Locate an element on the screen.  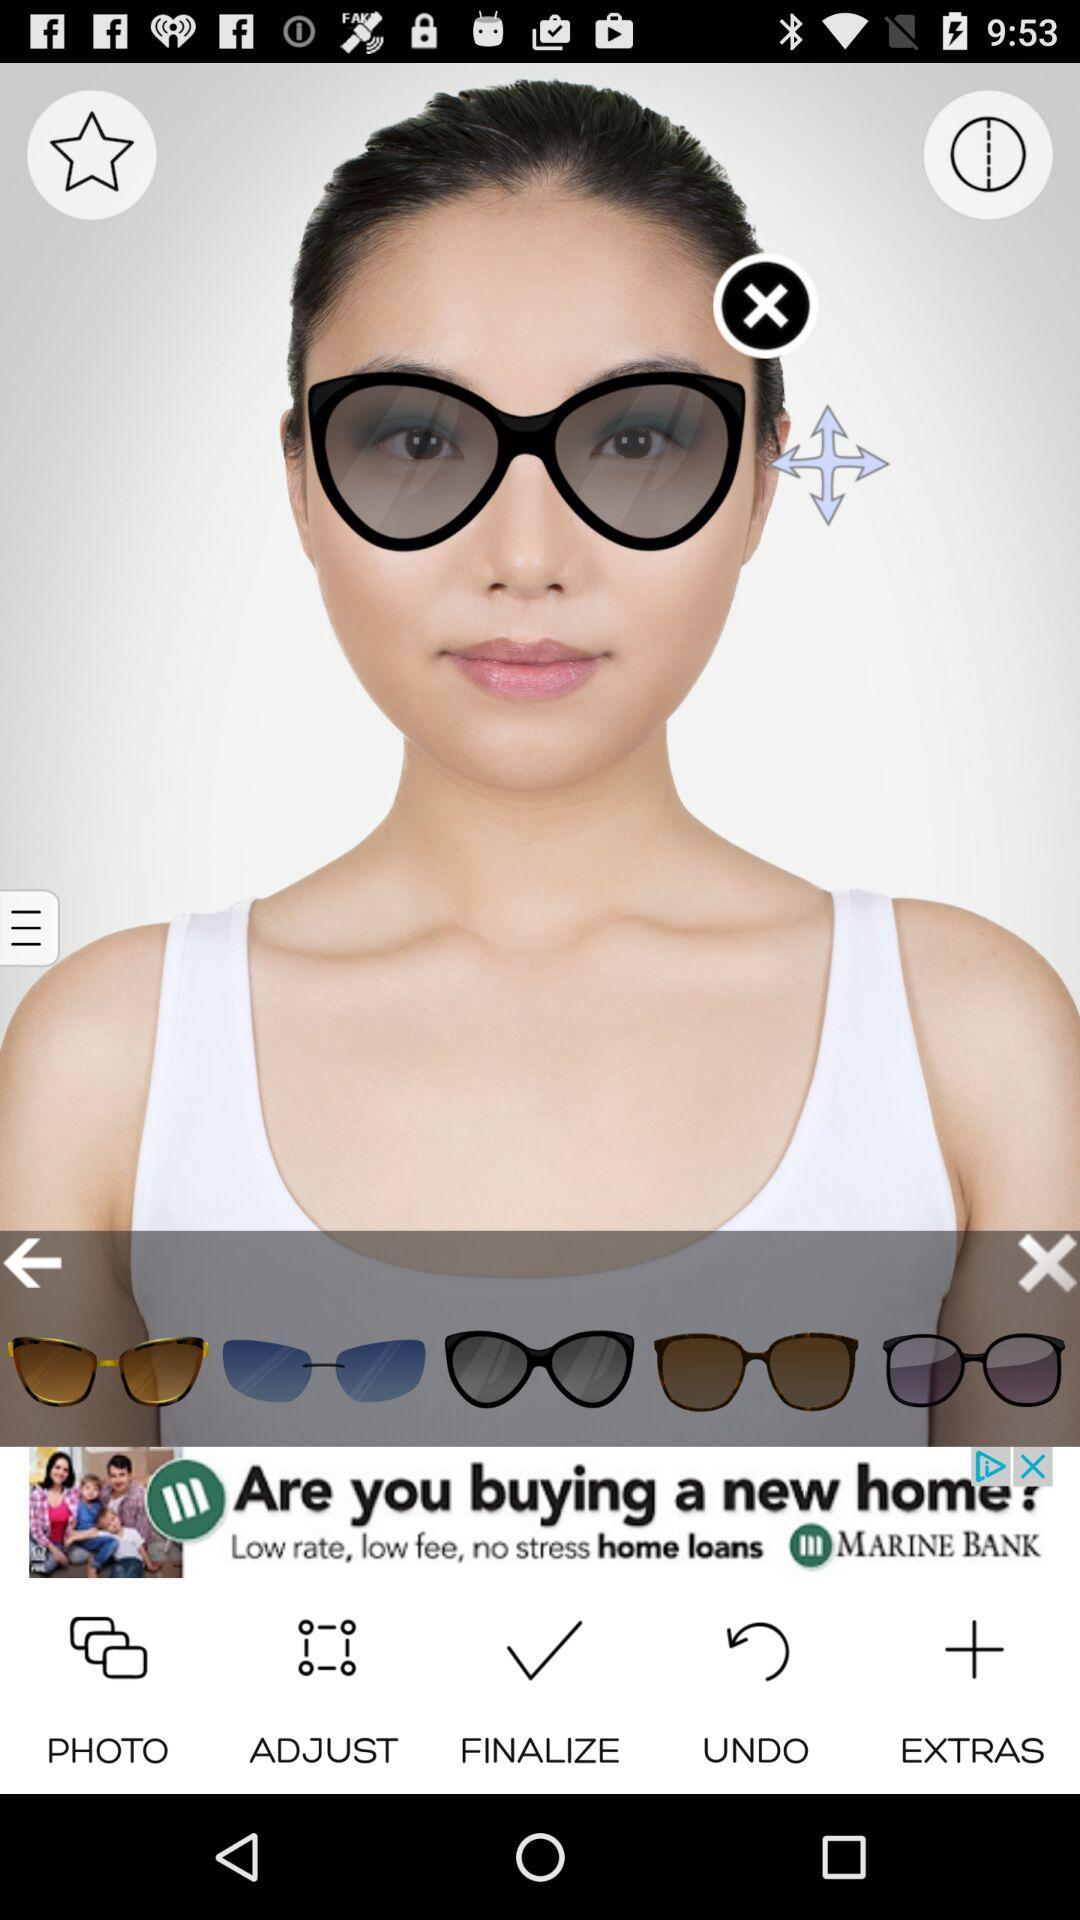
fashion pagae is located at coordinates (323, 1370).